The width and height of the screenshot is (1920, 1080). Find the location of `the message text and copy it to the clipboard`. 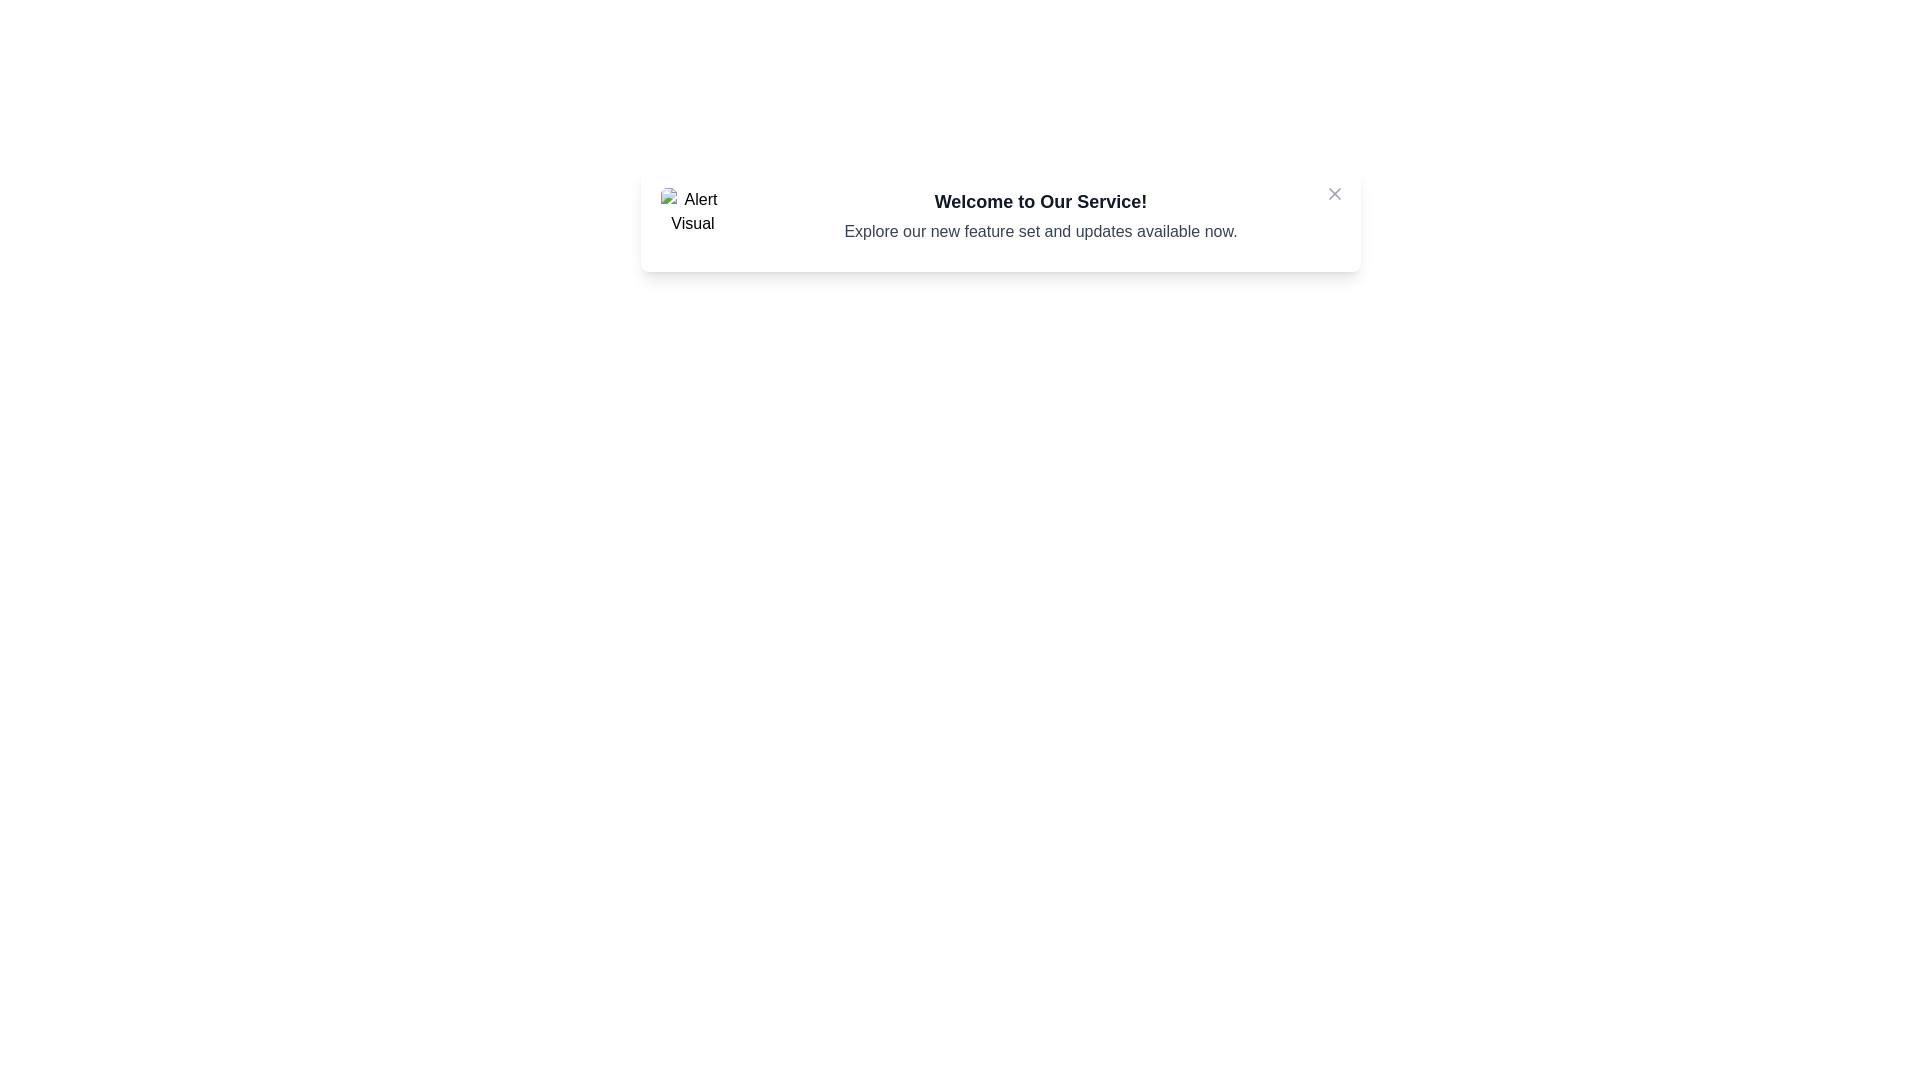

the message text and copy it to the clipboard is located at coordinates (739, 219).